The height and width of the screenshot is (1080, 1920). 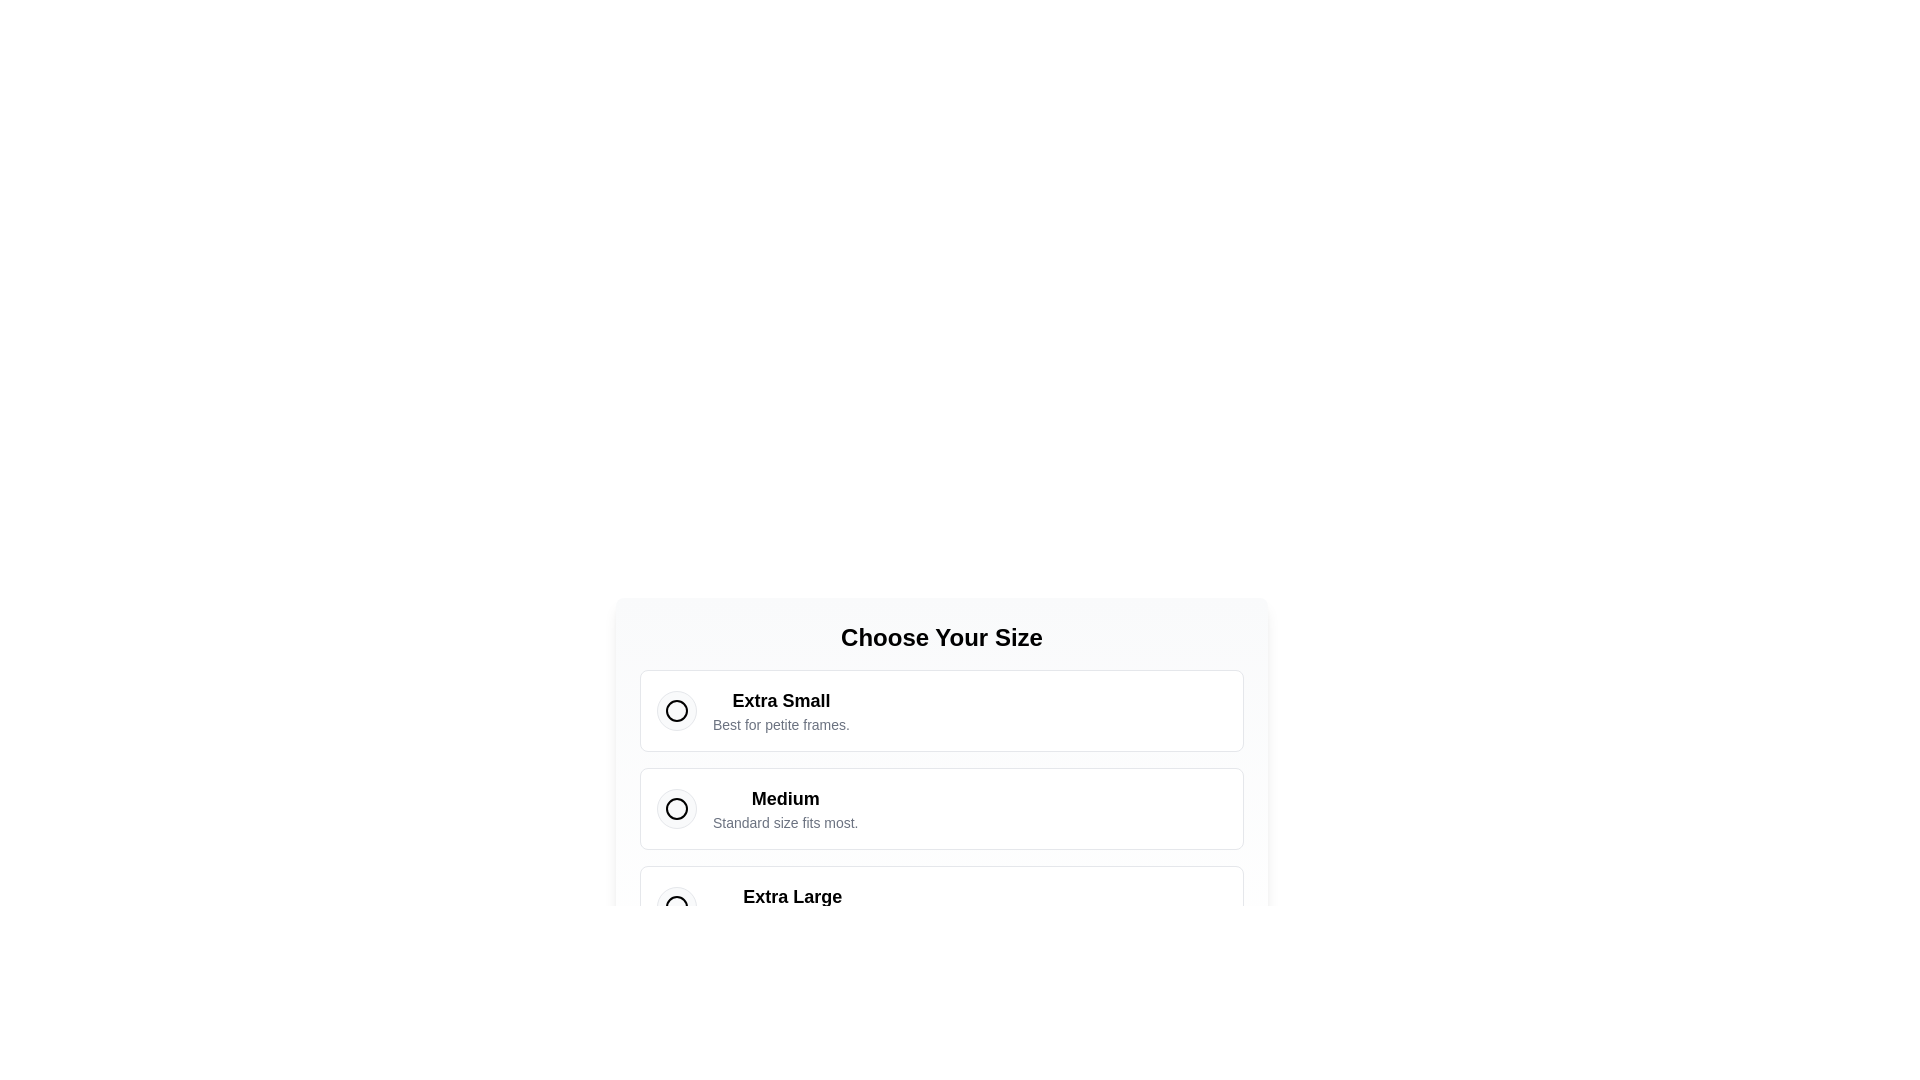 I want to click on the circle graphic representing the radio button for the 'Extra Small' size option, so click(x=676, y=709).